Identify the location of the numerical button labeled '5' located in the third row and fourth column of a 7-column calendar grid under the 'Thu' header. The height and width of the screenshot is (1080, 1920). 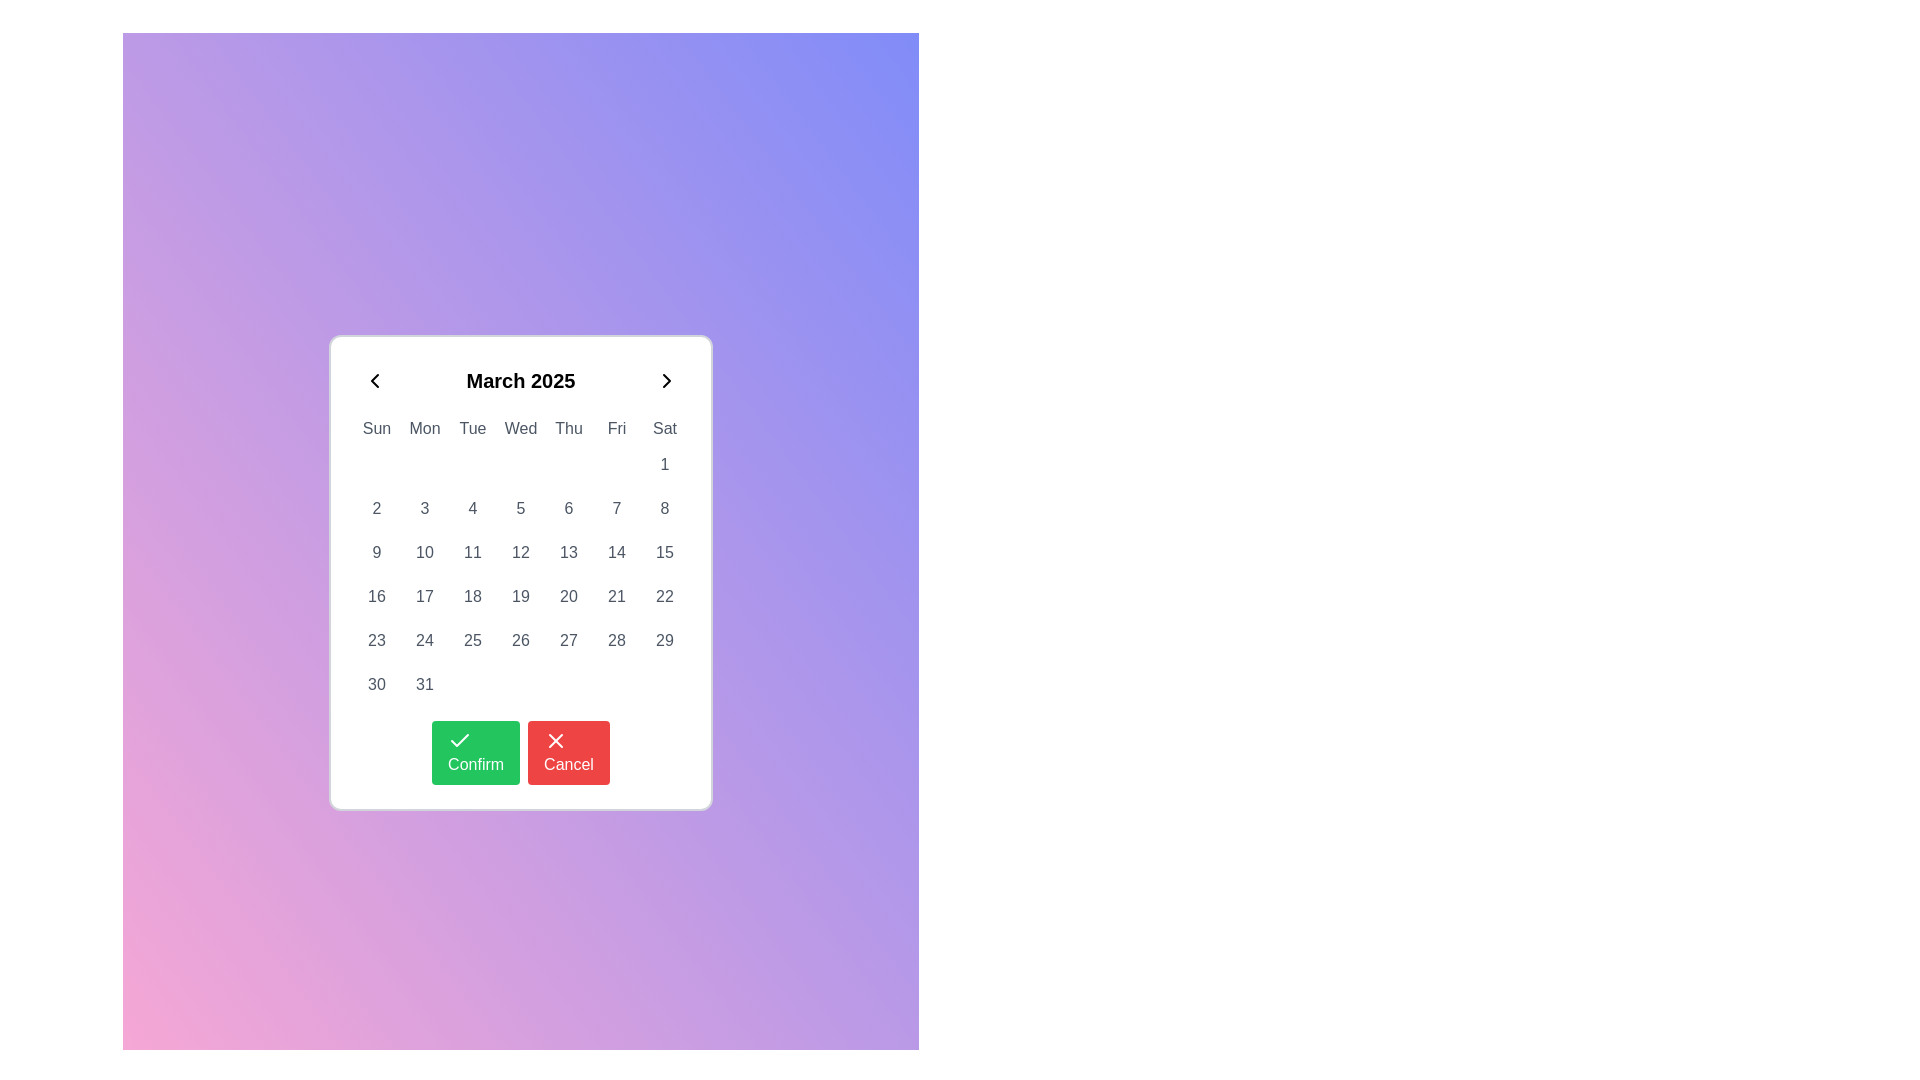
(521, 508).